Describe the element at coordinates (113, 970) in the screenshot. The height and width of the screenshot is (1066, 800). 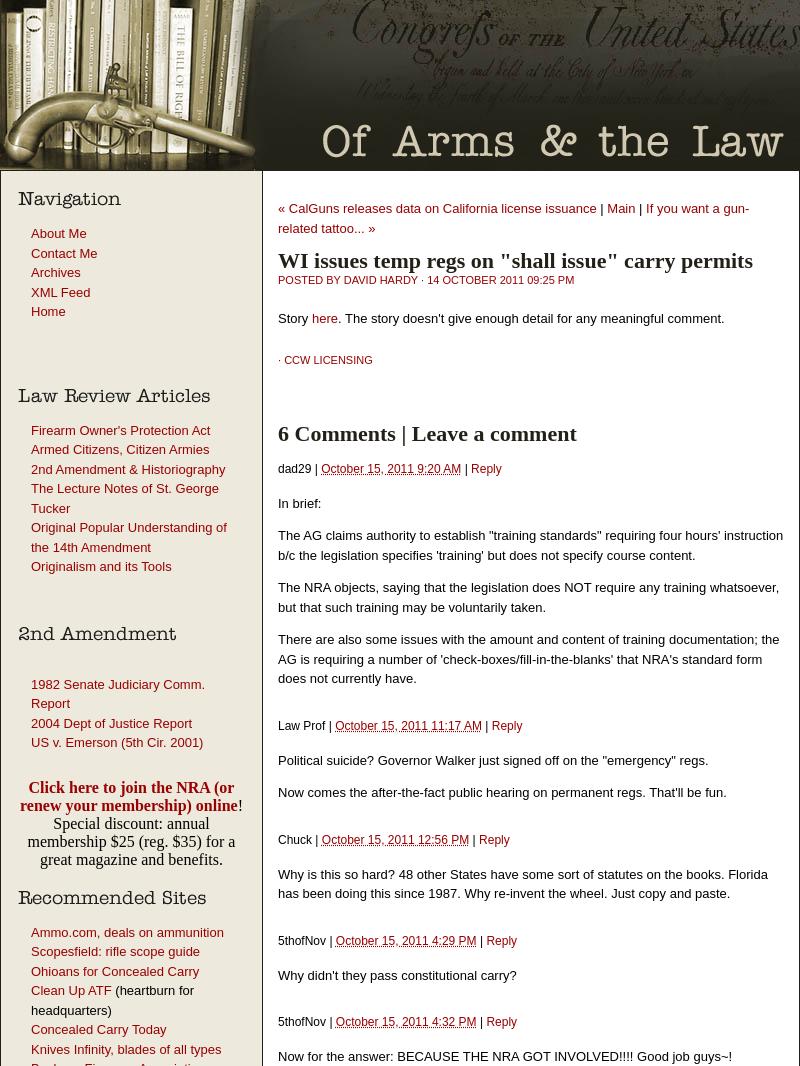
I see `'Ohioans for Concealed Carry'` at that location.